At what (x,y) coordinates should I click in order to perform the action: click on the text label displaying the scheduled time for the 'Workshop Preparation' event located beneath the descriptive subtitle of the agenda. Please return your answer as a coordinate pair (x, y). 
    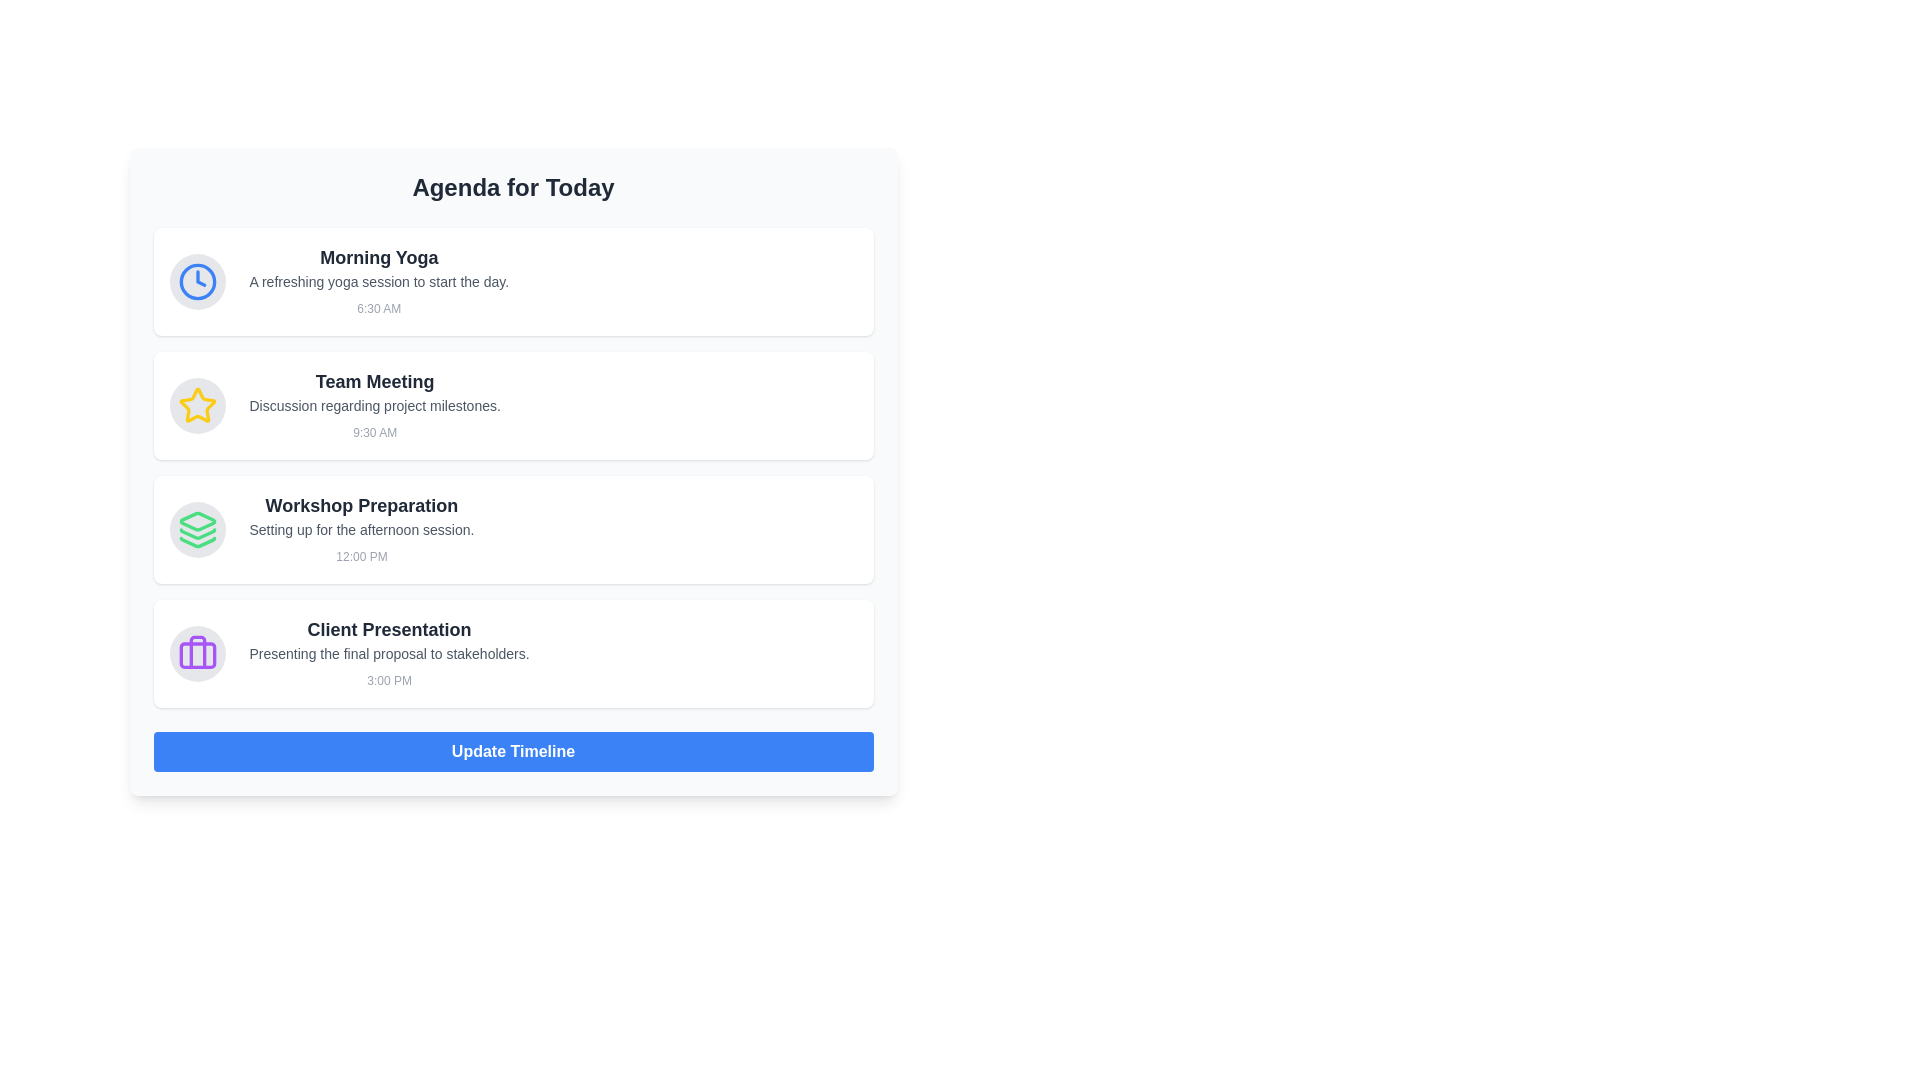
    Looking at the image, I should click on (361, 556).